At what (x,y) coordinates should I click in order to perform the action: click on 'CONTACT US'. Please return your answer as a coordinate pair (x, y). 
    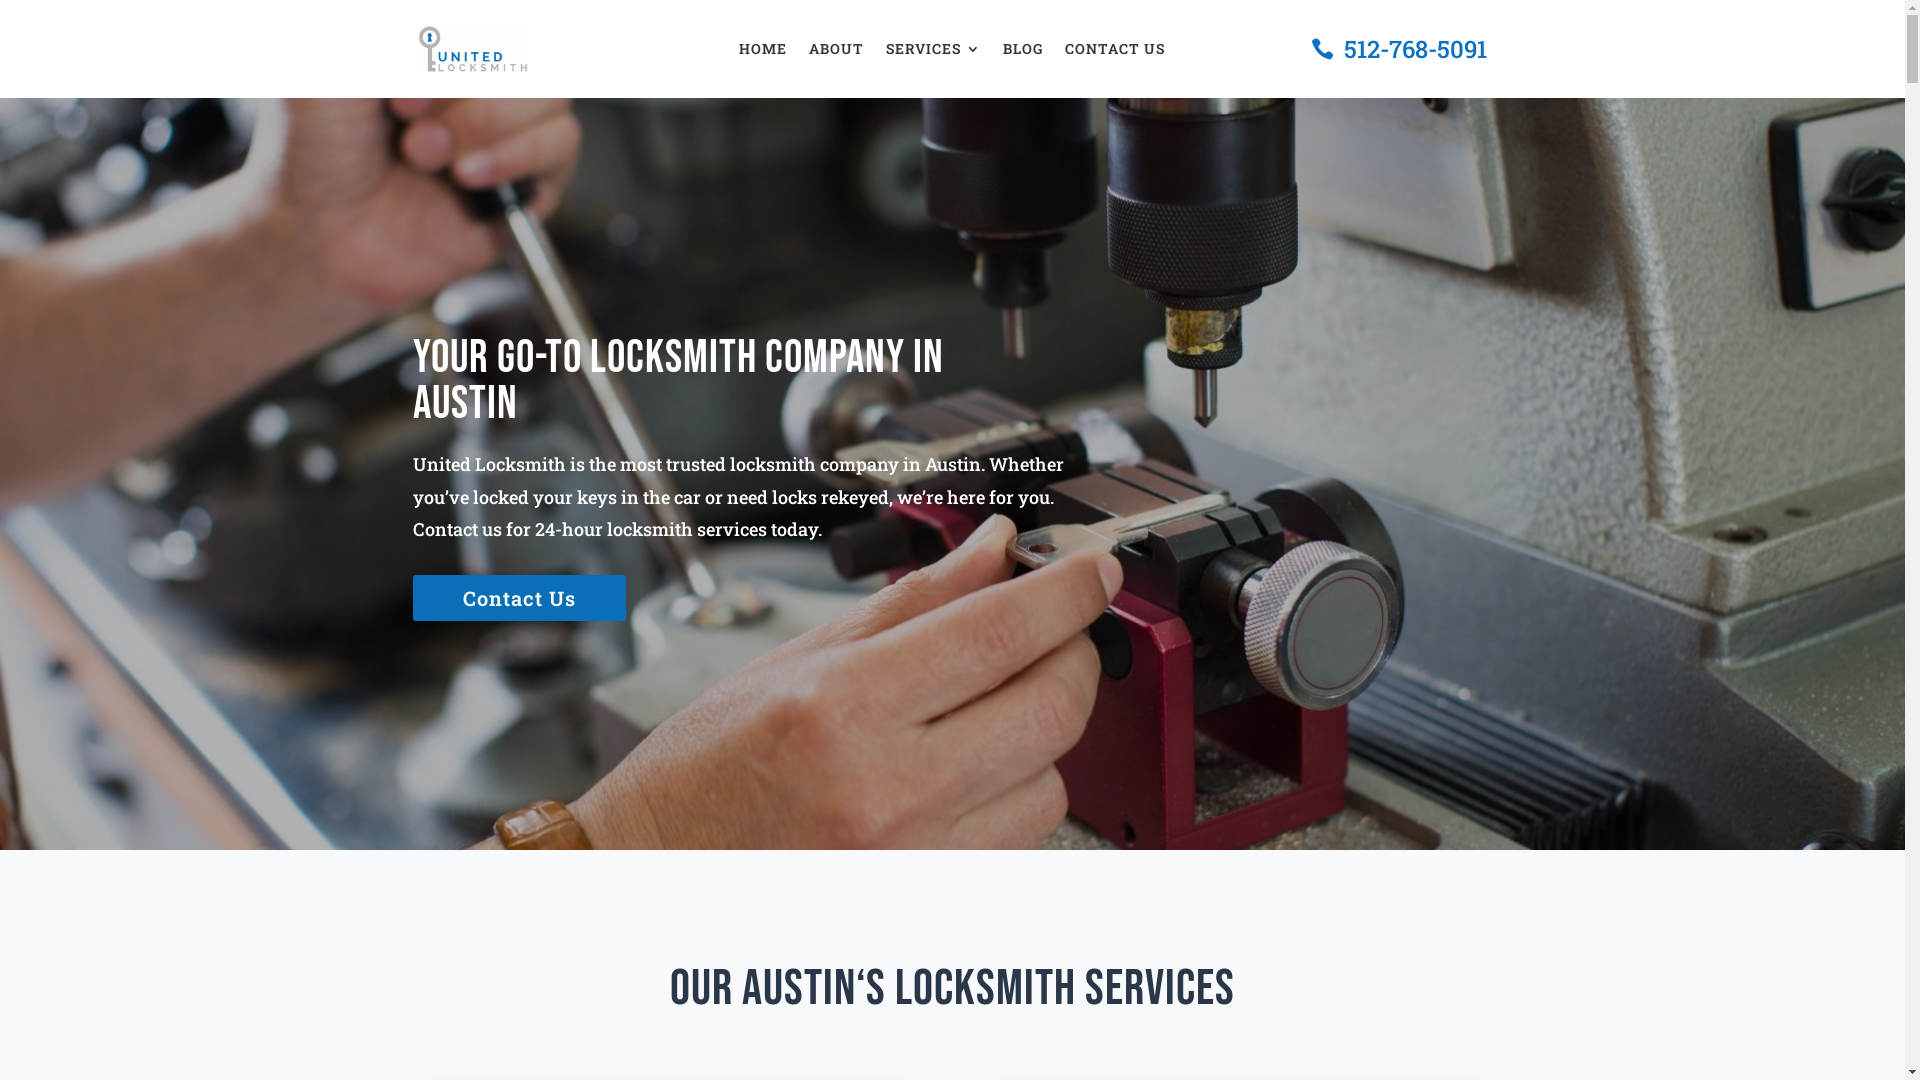
    Looking at the image, I should click on (1113, 52).